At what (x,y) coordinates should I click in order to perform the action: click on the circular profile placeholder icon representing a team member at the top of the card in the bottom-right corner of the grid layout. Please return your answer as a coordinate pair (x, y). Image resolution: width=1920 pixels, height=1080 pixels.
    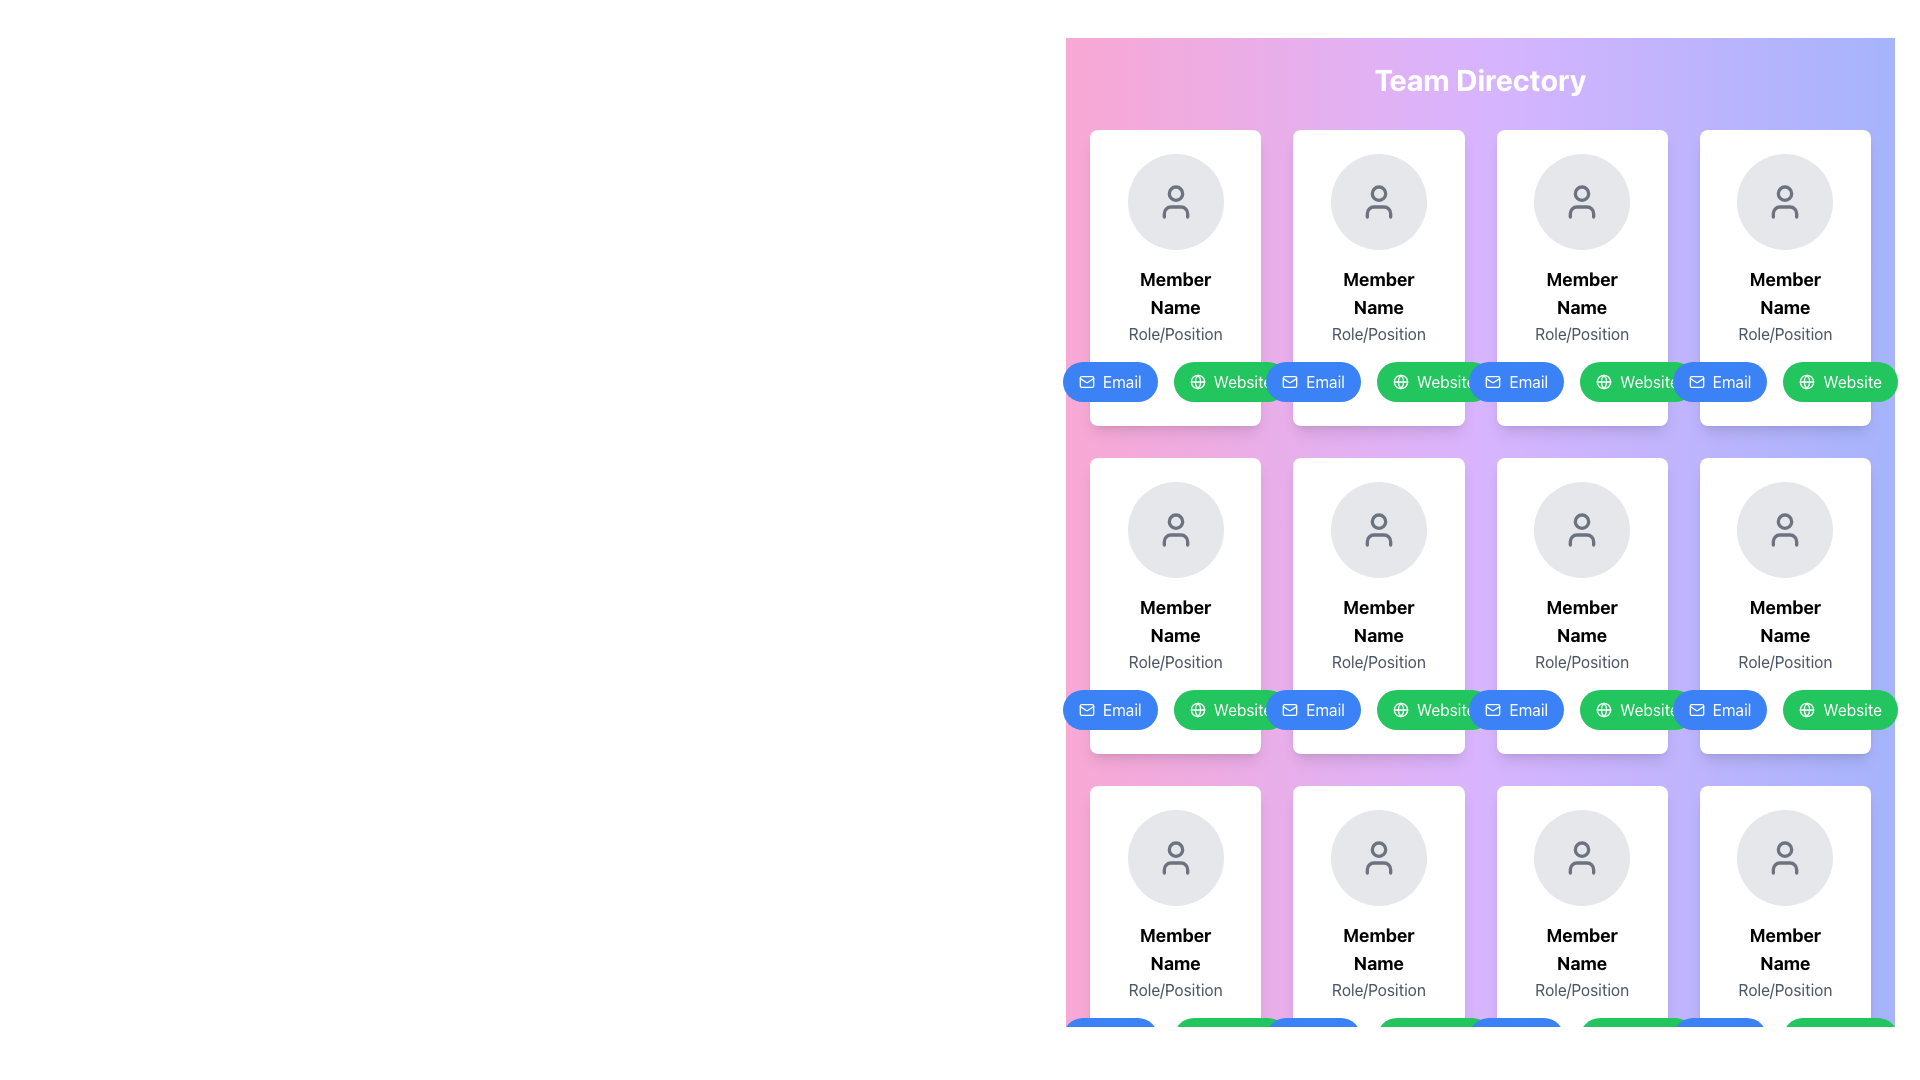
    Looking at the image, I should click on (1785, 528).